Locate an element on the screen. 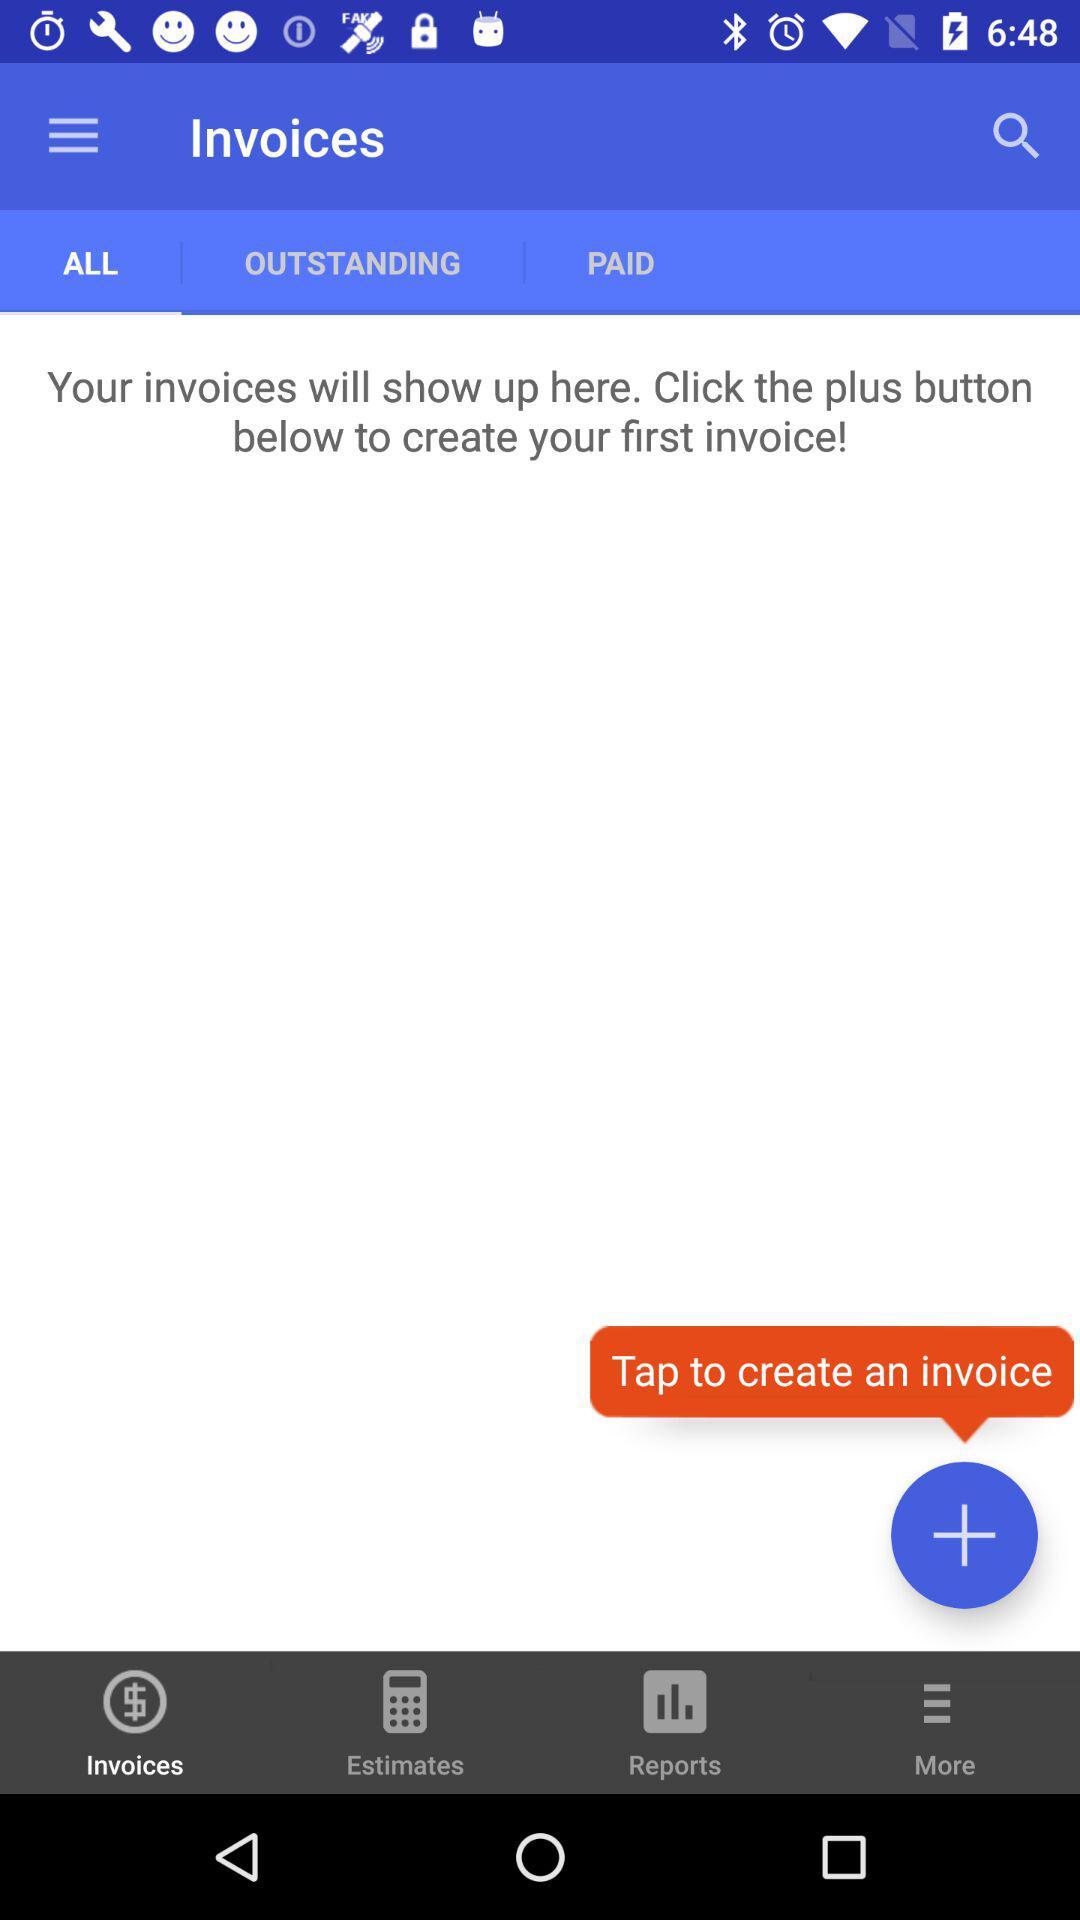  invoice is located at coordinates (963, 1534).